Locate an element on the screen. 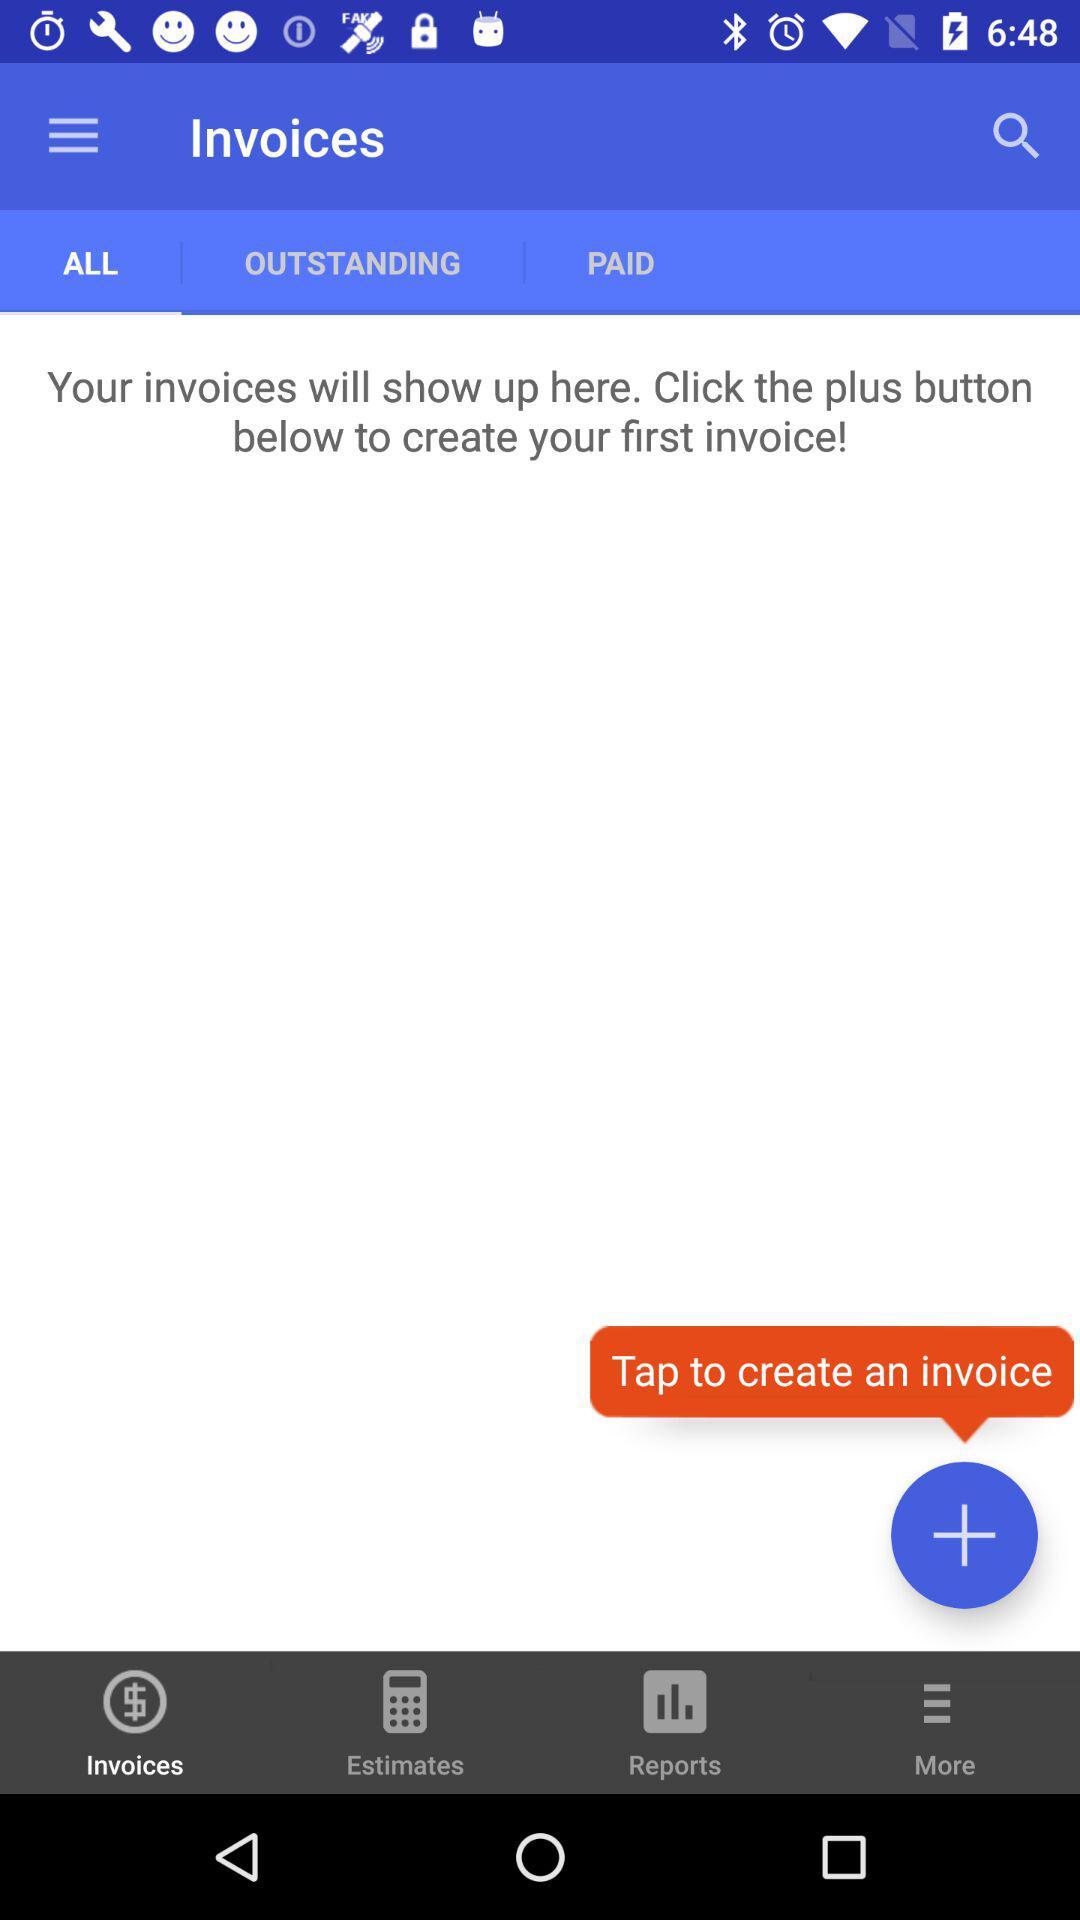  invoice is located at coordinates (963, 1534).